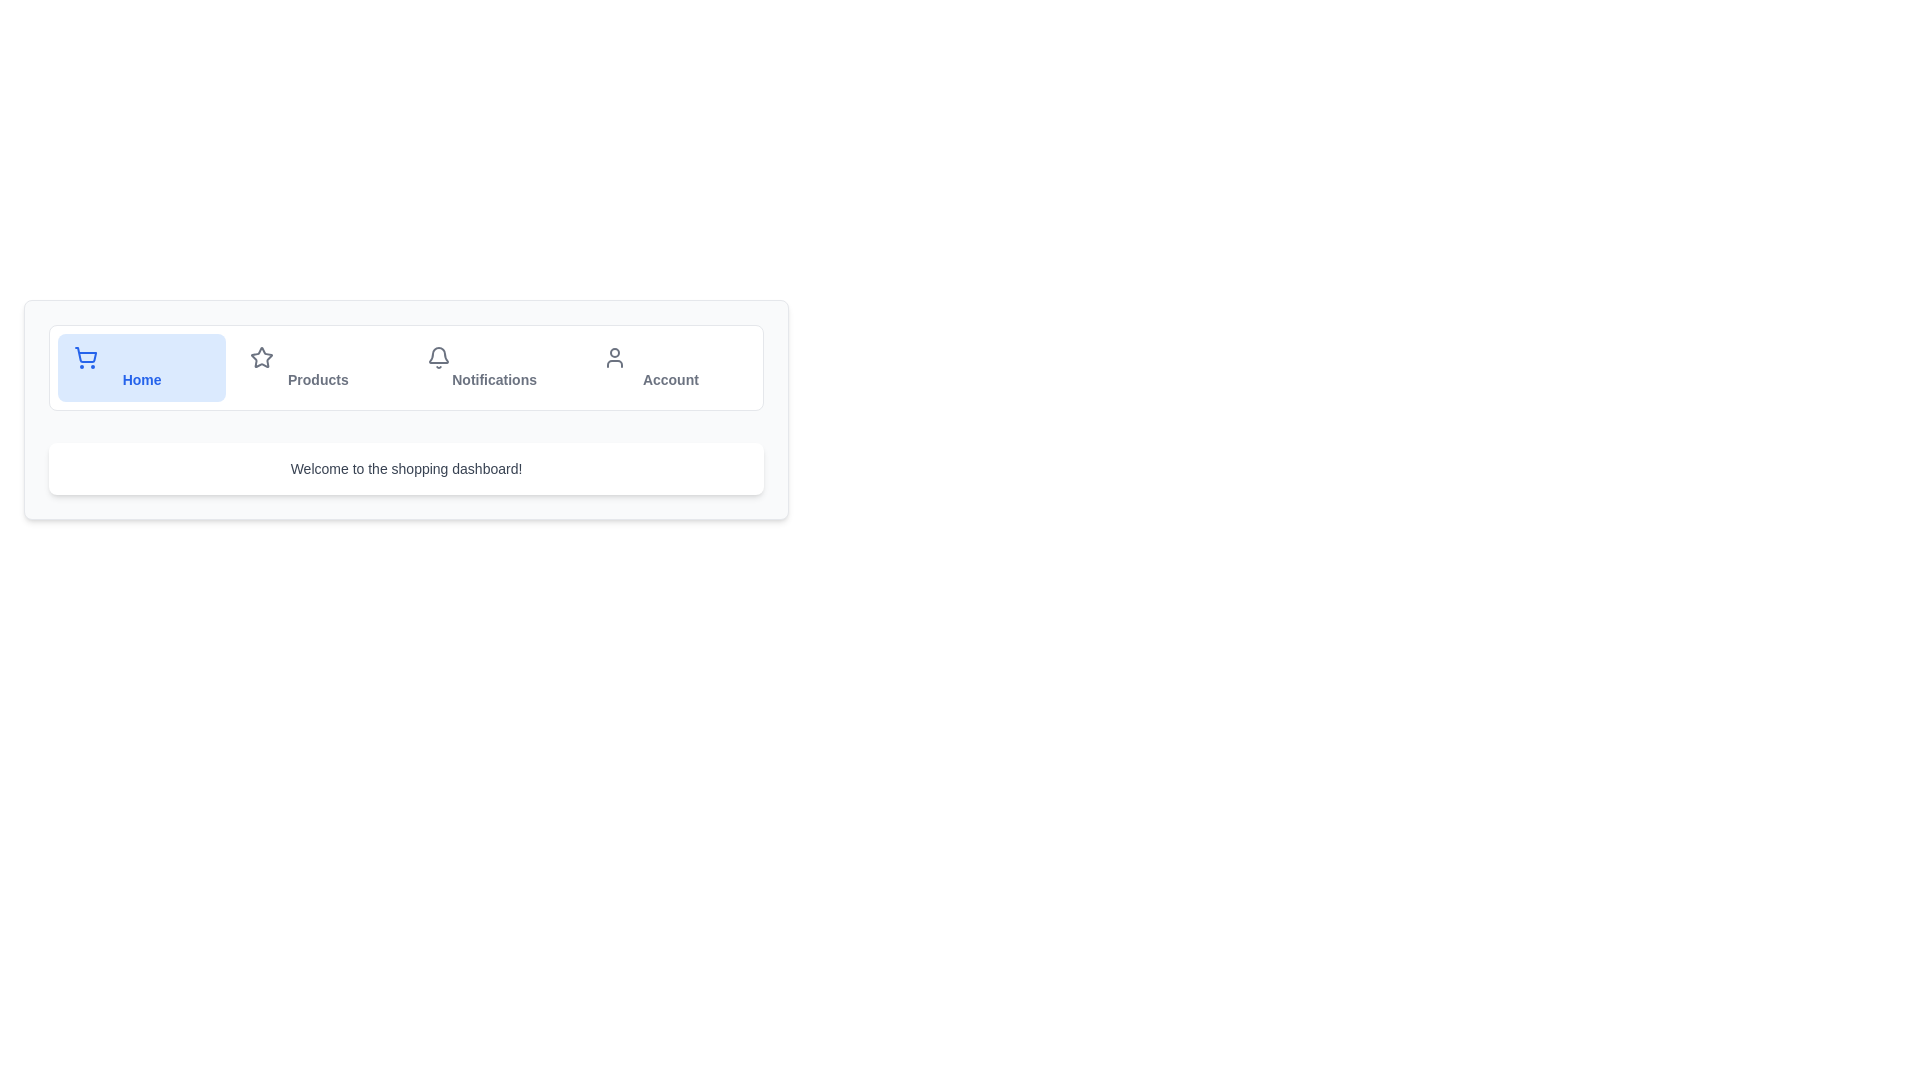 This screenshot has height=1080, width=1920. Describe the element at coordinates (613, 357) in the screenshot. I see `the user account icon located to the left of the 'Account' label in the navigation menu, which is the fourth option after 'Notifications.'` at that location.